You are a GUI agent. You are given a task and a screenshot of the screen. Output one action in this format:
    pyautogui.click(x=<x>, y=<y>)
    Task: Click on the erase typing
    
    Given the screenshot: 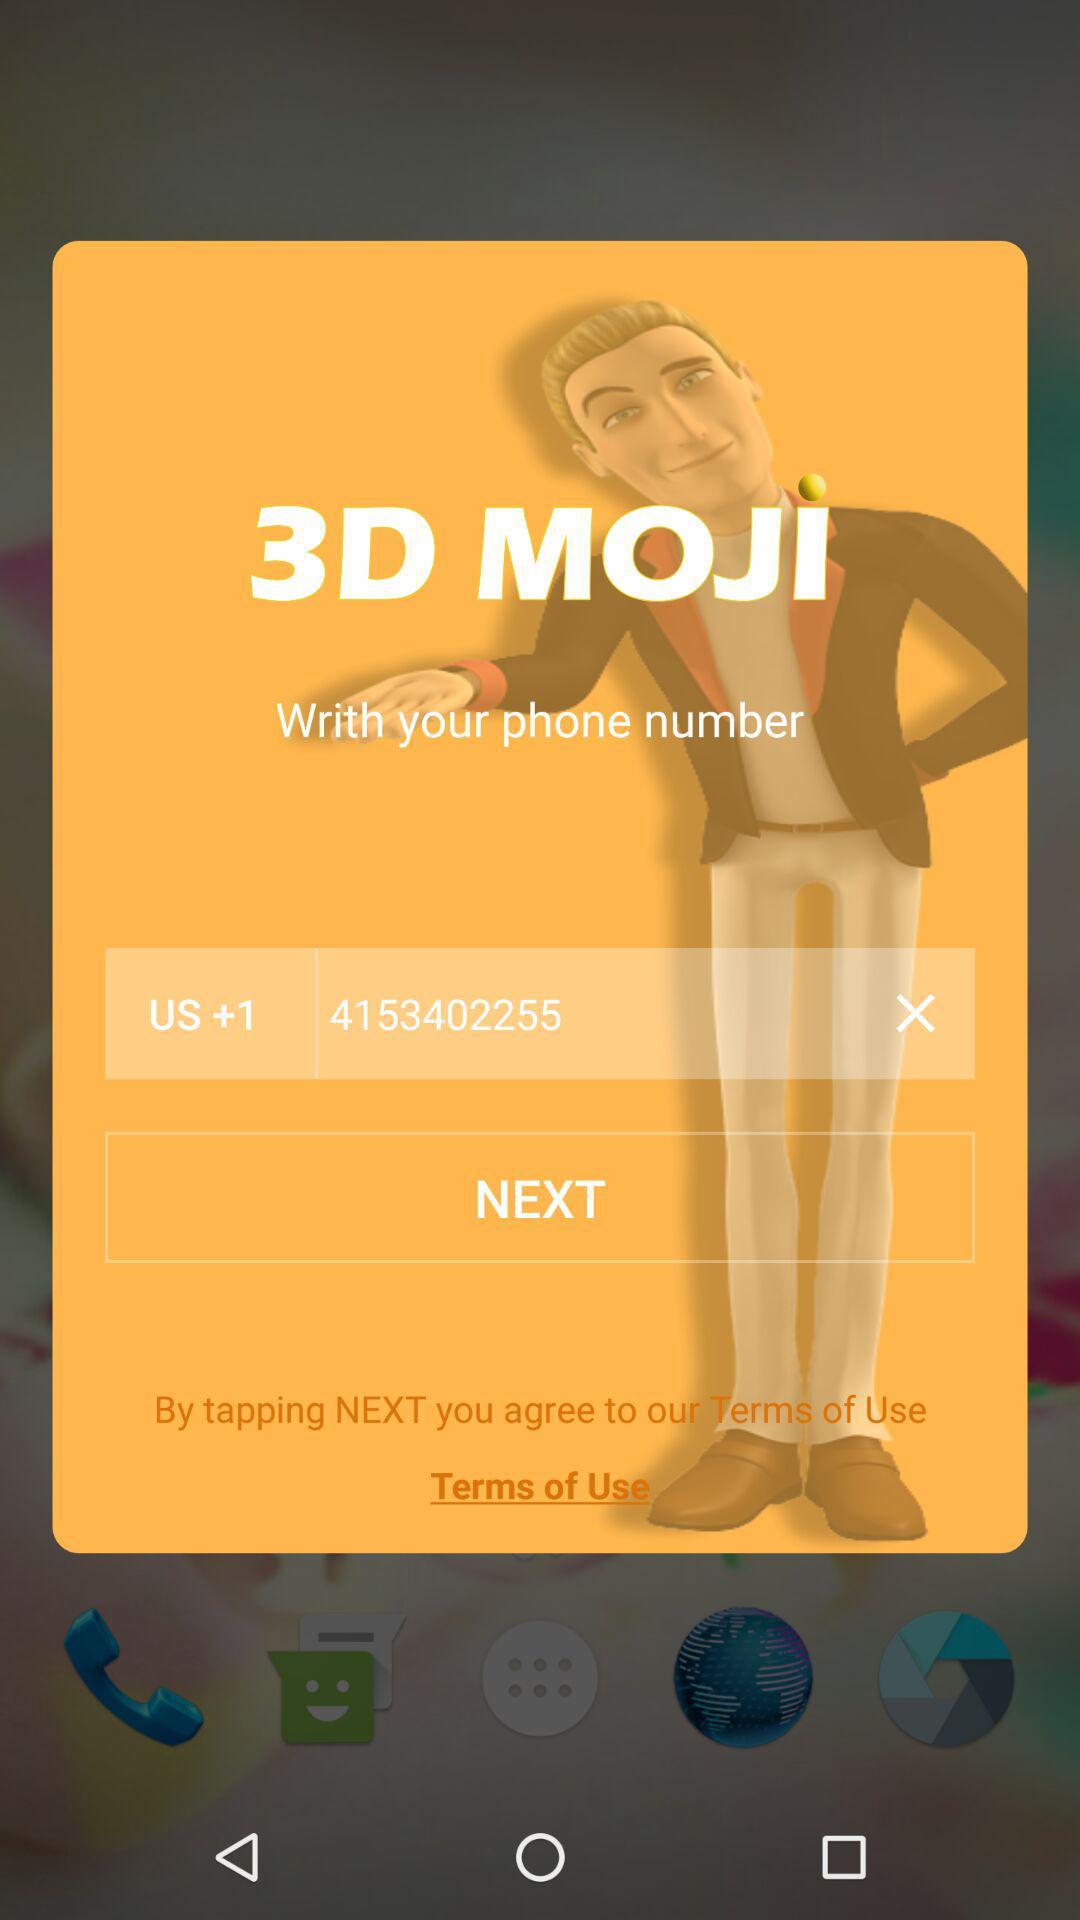 What is the action you would take?
    pyautogui.click(x=915, y=1013)
    